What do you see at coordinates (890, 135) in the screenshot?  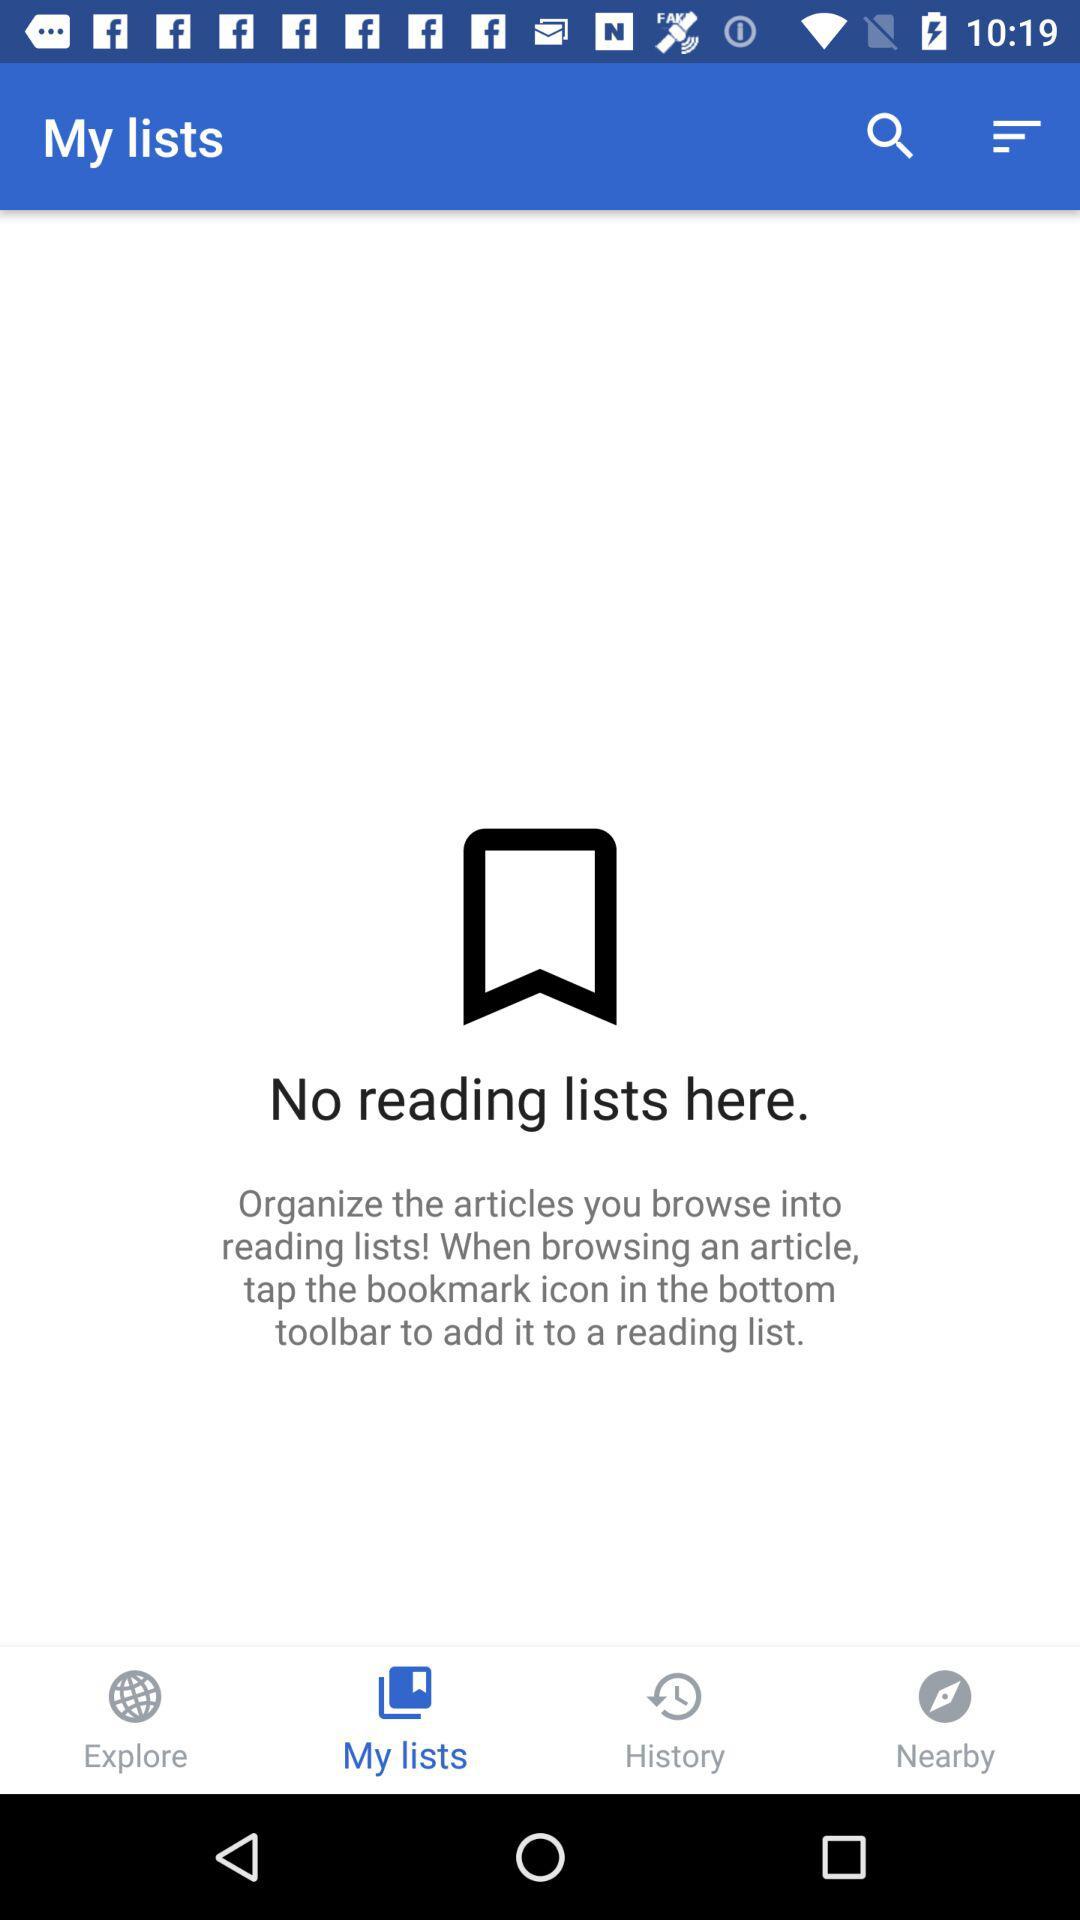 I see `the item next to the my lists icon` at bounding box center [890, 135].